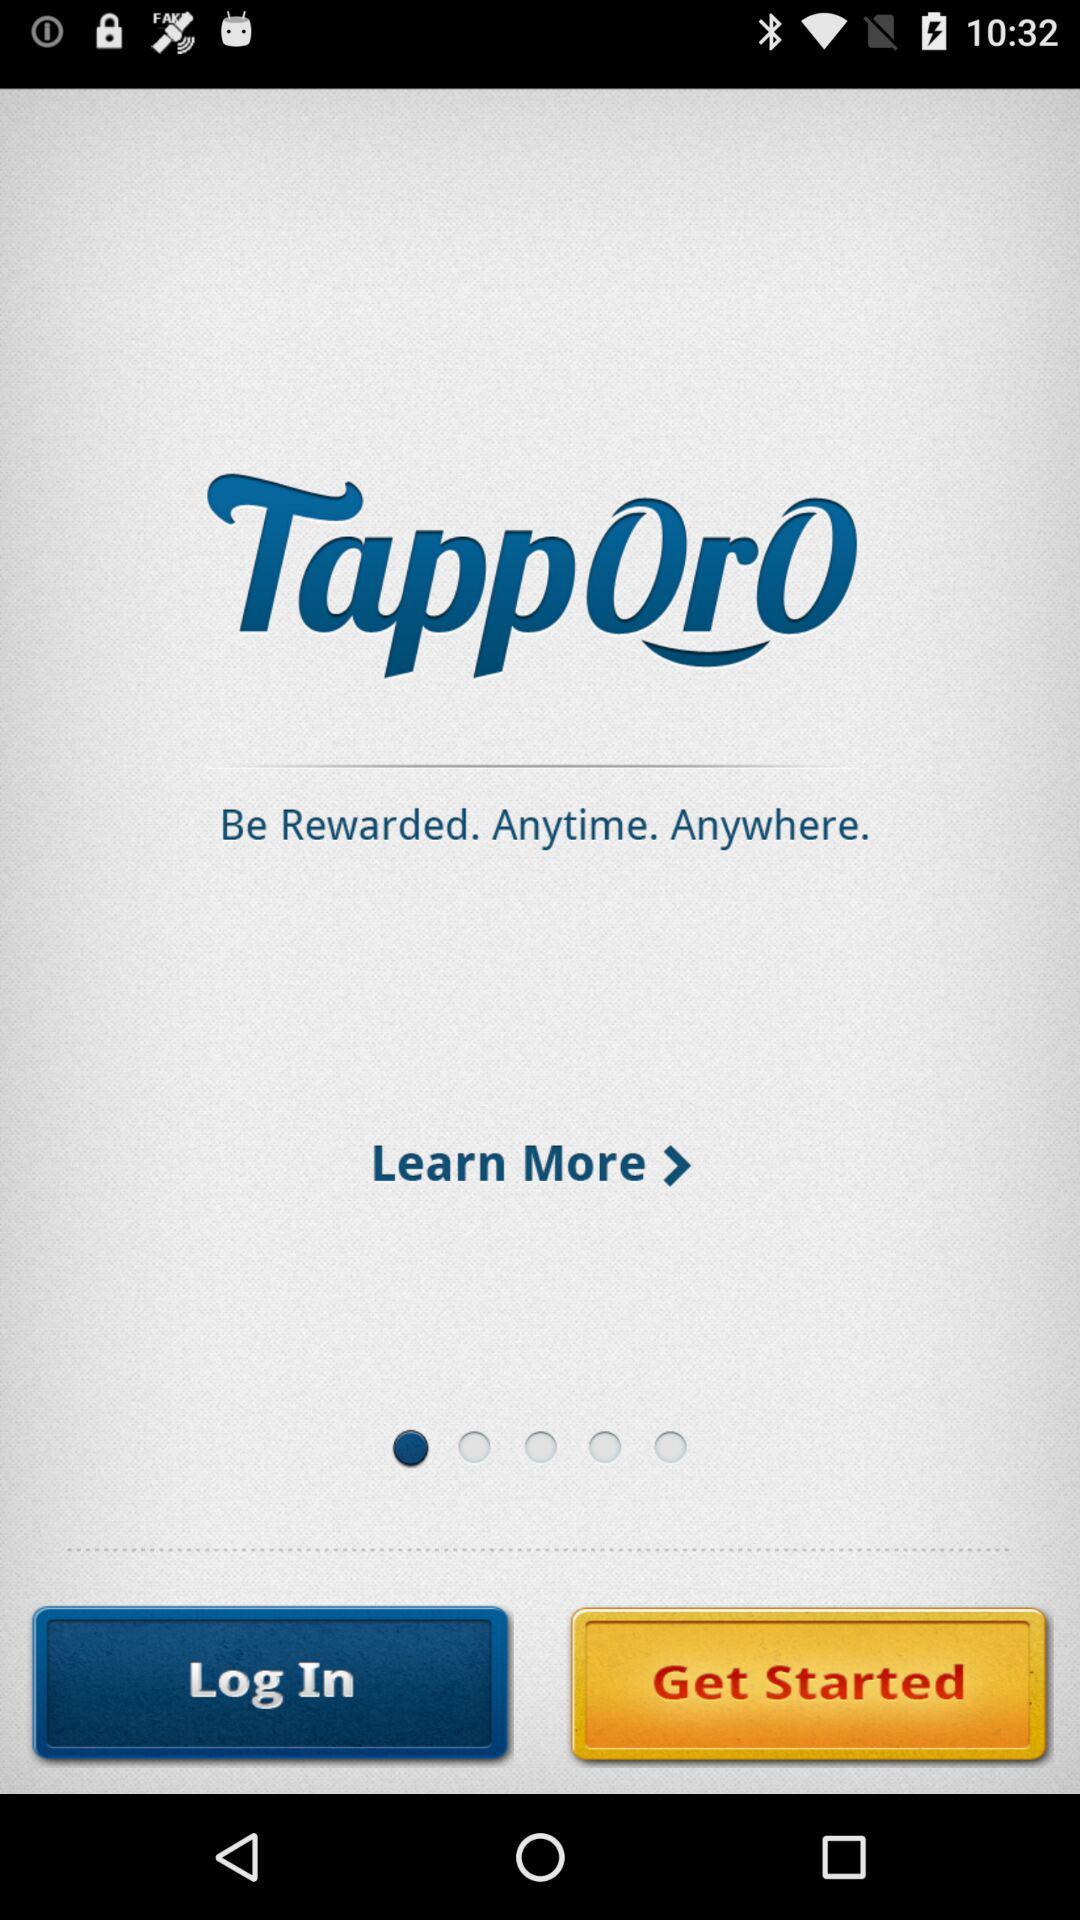  I want to click on the icon at the bottom right corner, so click(810, 1685).